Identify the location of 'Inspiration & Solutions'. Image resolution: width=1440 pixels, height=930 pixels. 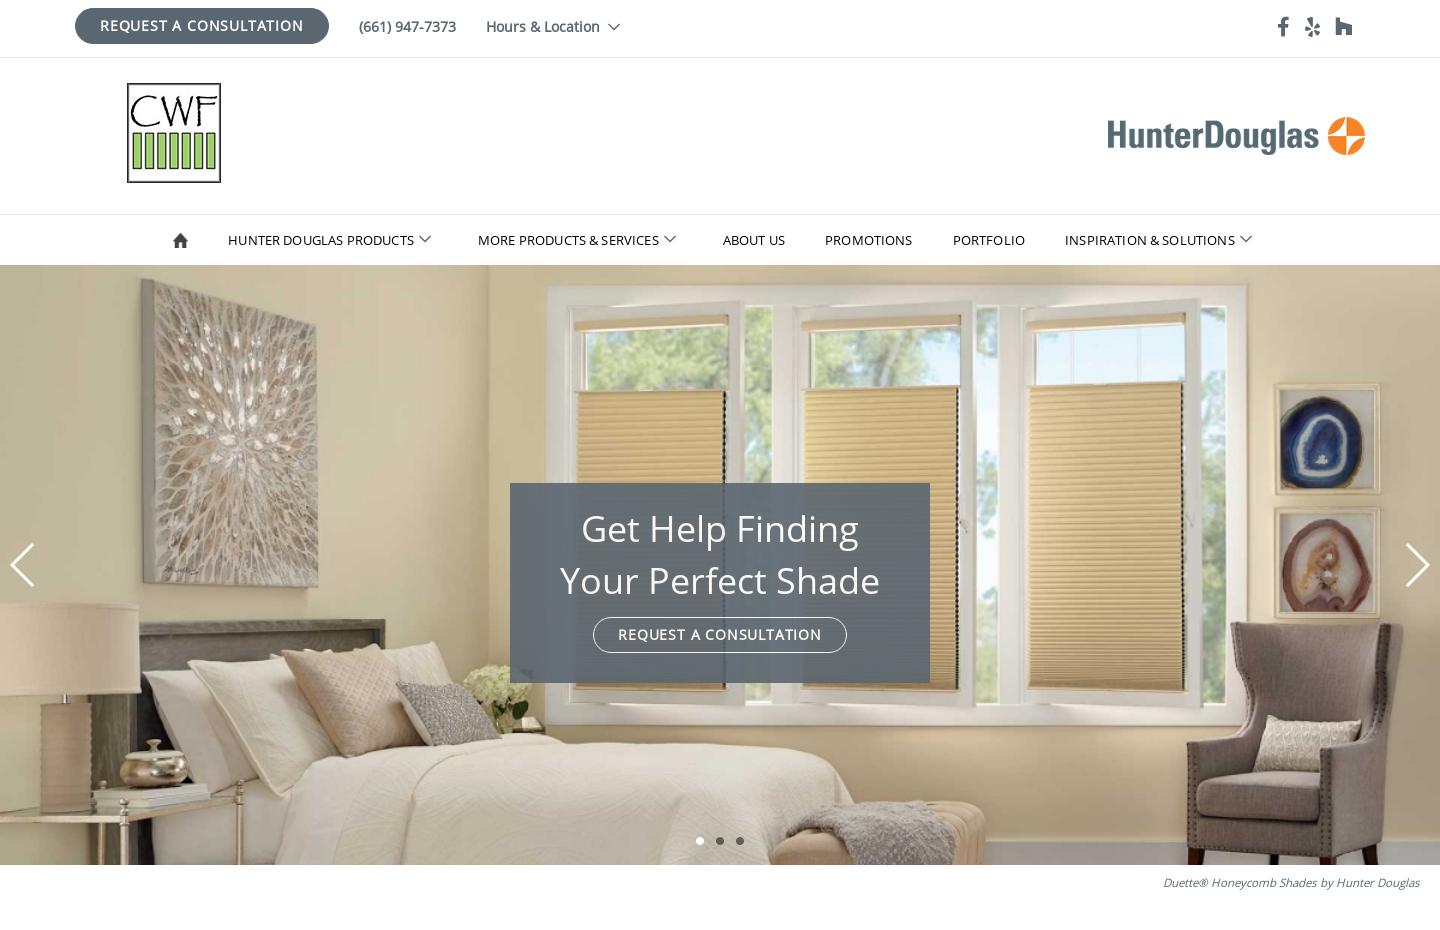
(1149, 240).